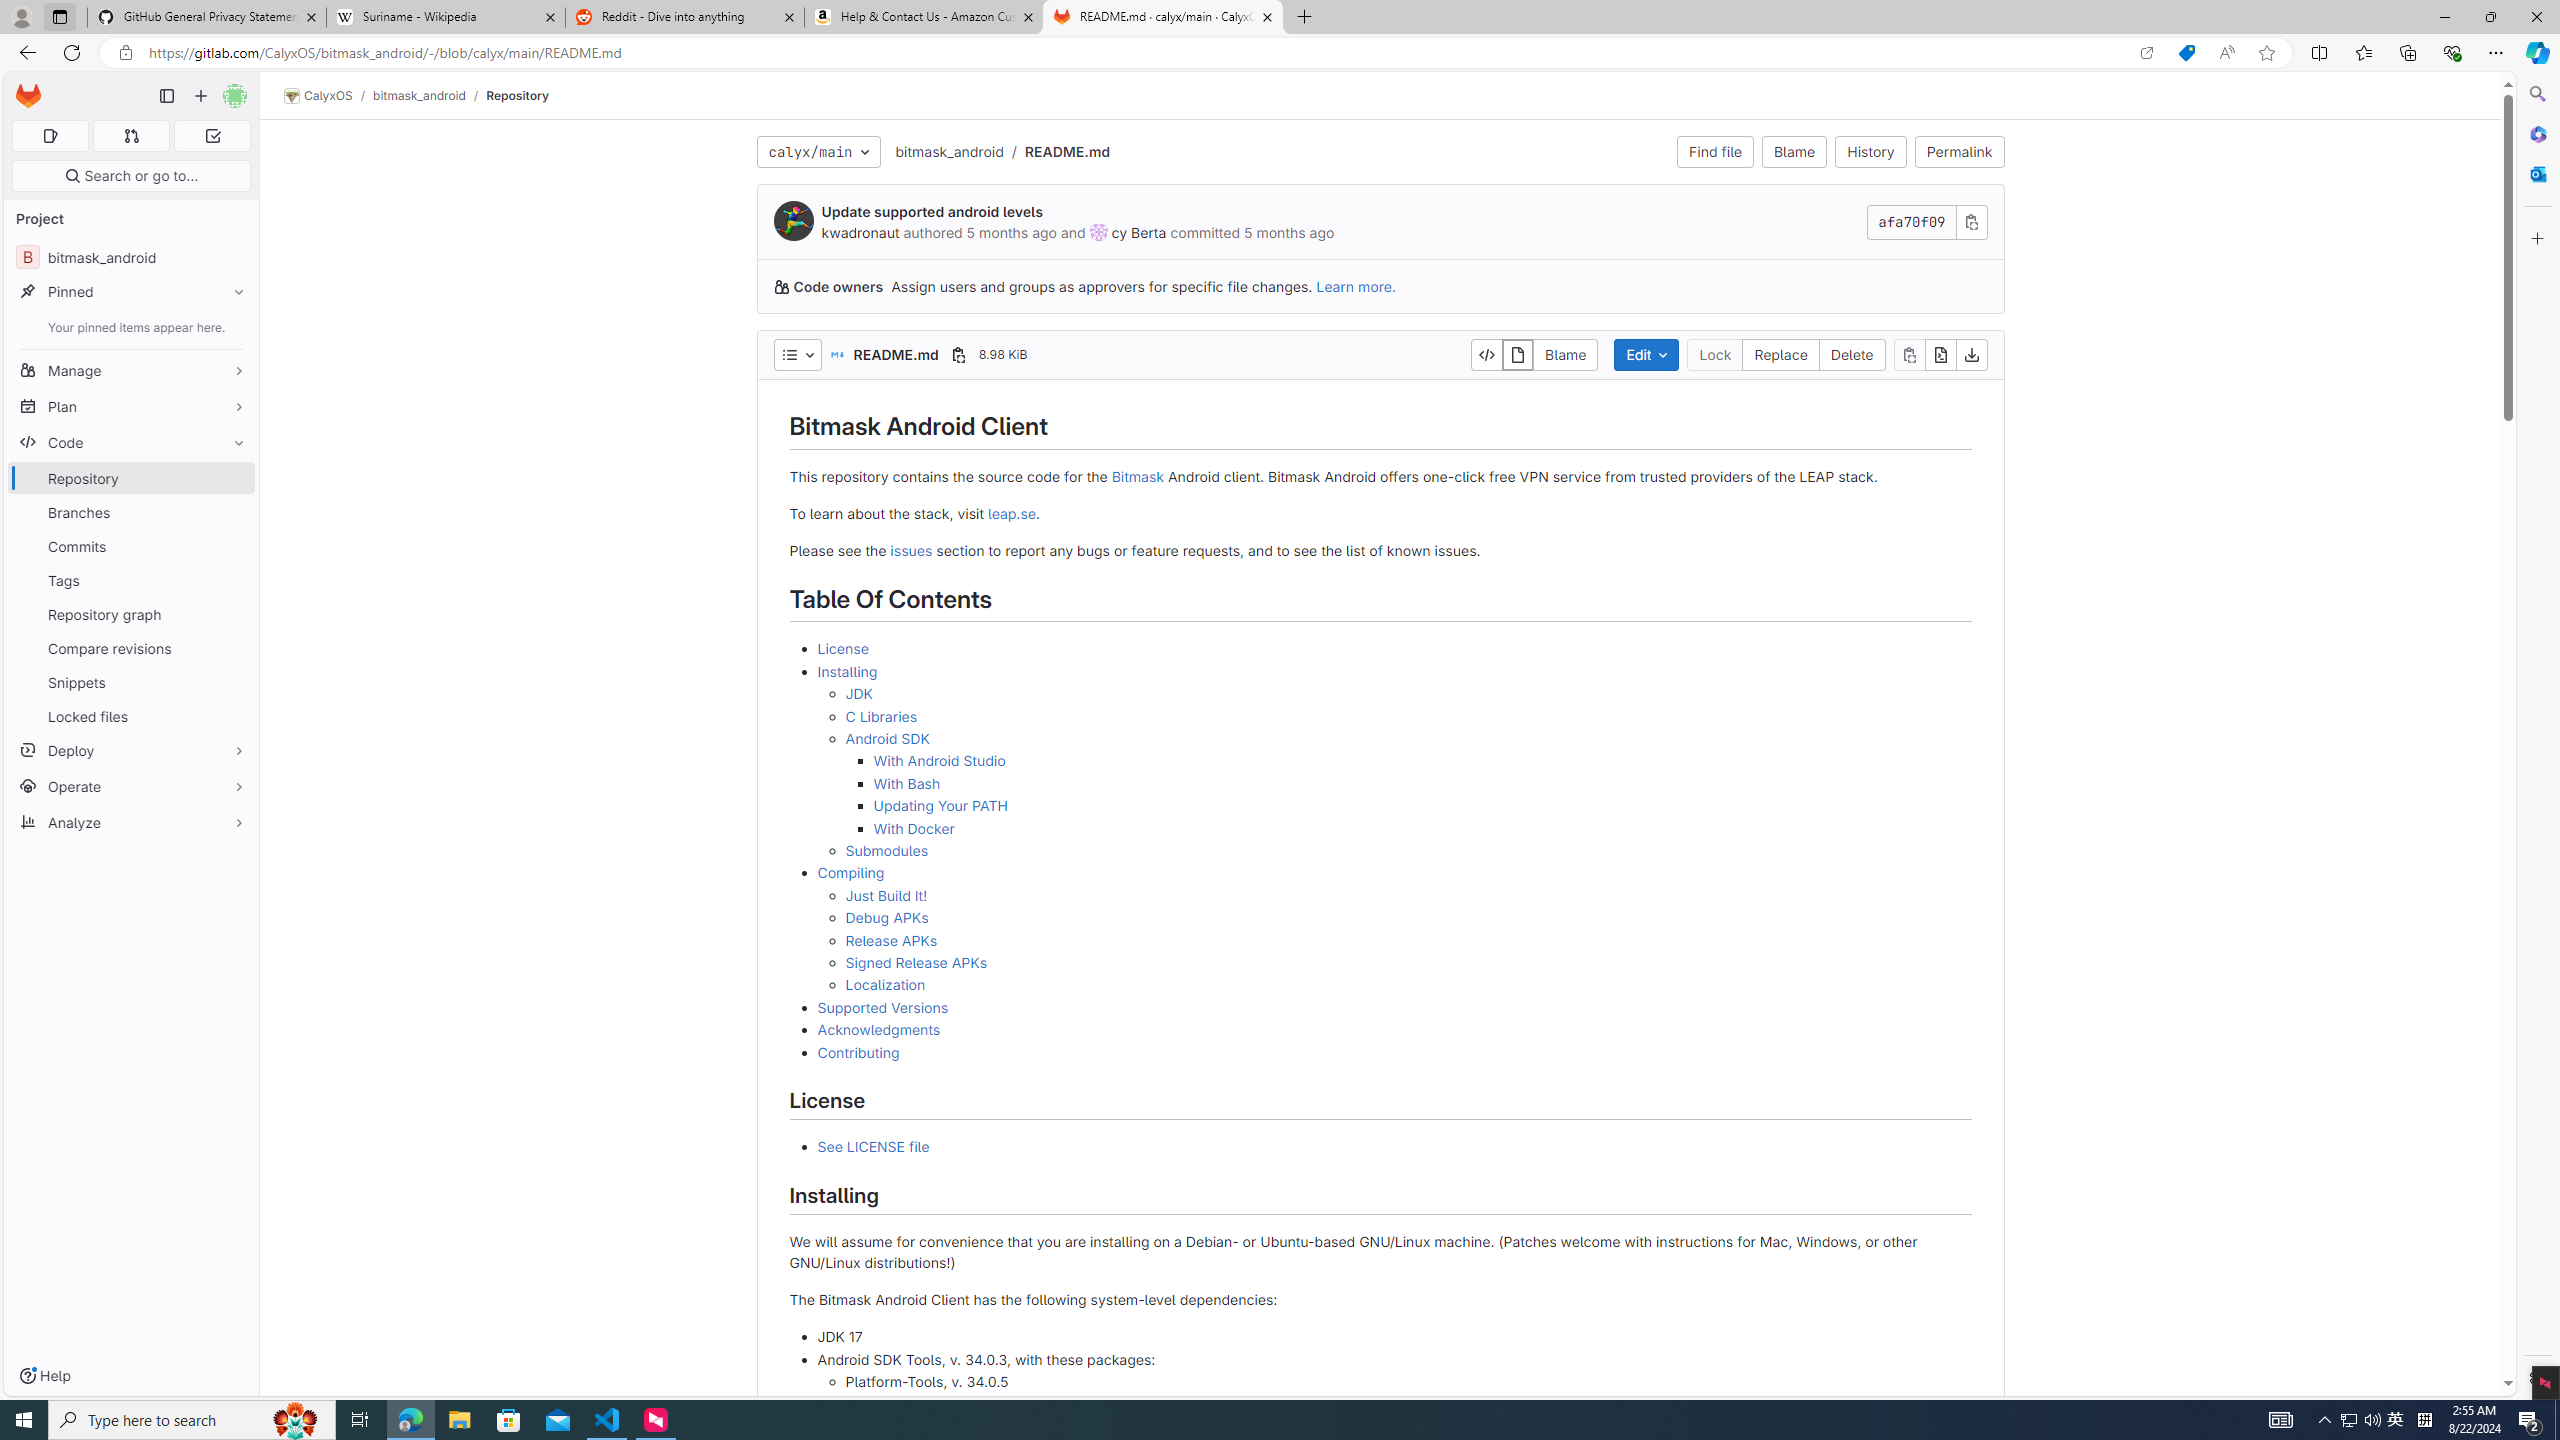  Describe the element at coordinates (130, 256) in the screenshot. I see `'B bitmask_android'` at that location.